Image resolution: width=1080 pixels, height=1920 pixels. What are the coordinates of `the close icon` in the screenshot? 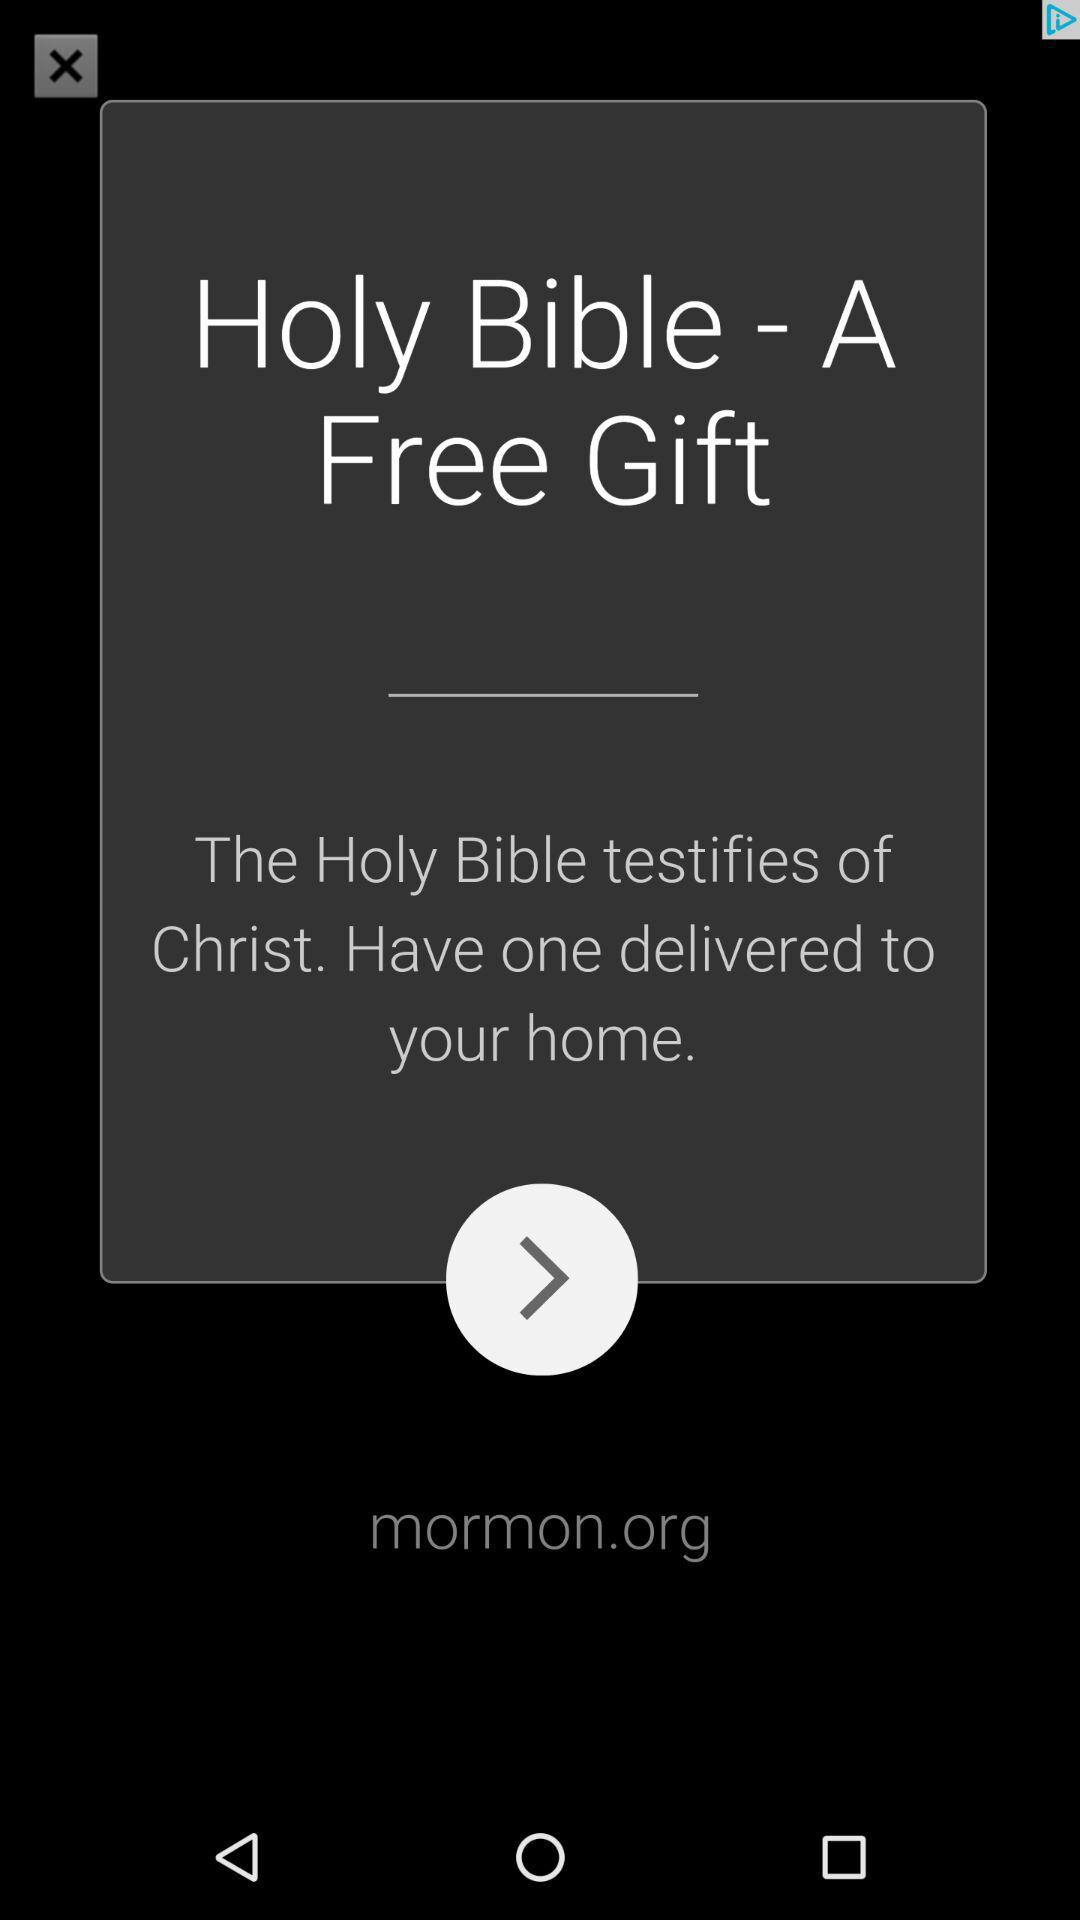 It's located at (64, 70).